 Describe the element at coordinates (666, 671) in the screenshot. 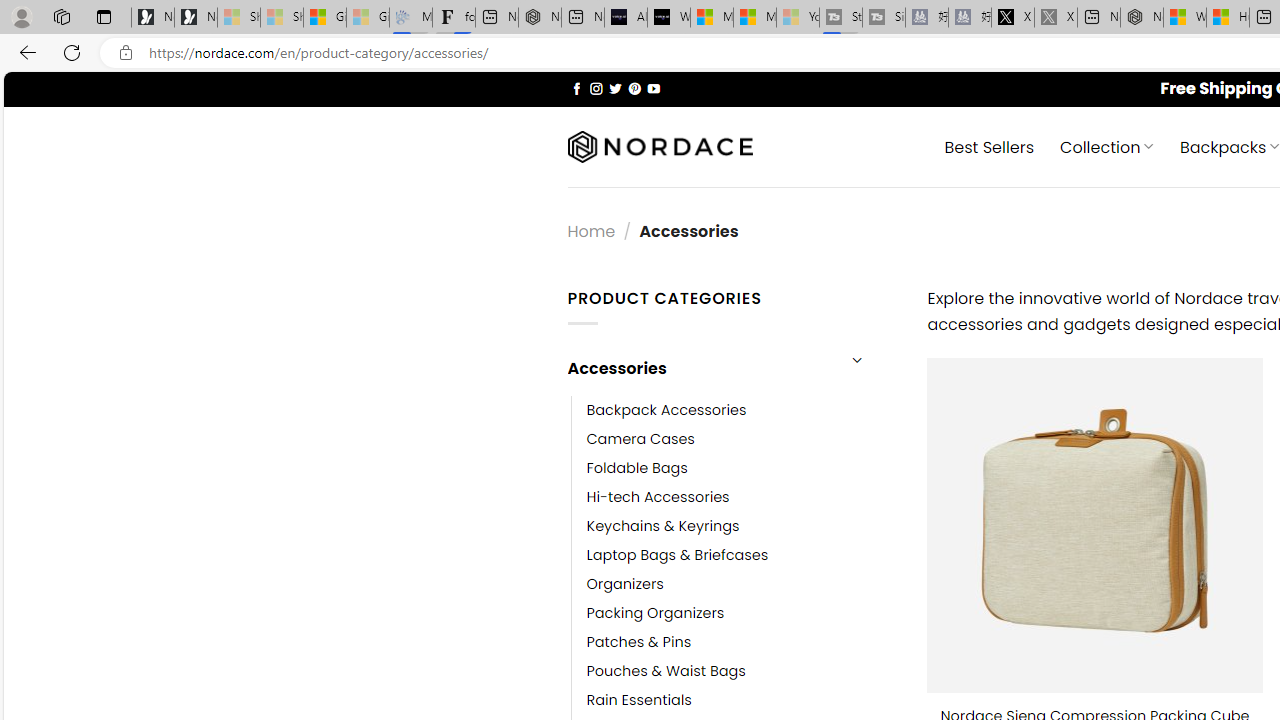

I see `'Pouches & Waist Bags'` at that location.